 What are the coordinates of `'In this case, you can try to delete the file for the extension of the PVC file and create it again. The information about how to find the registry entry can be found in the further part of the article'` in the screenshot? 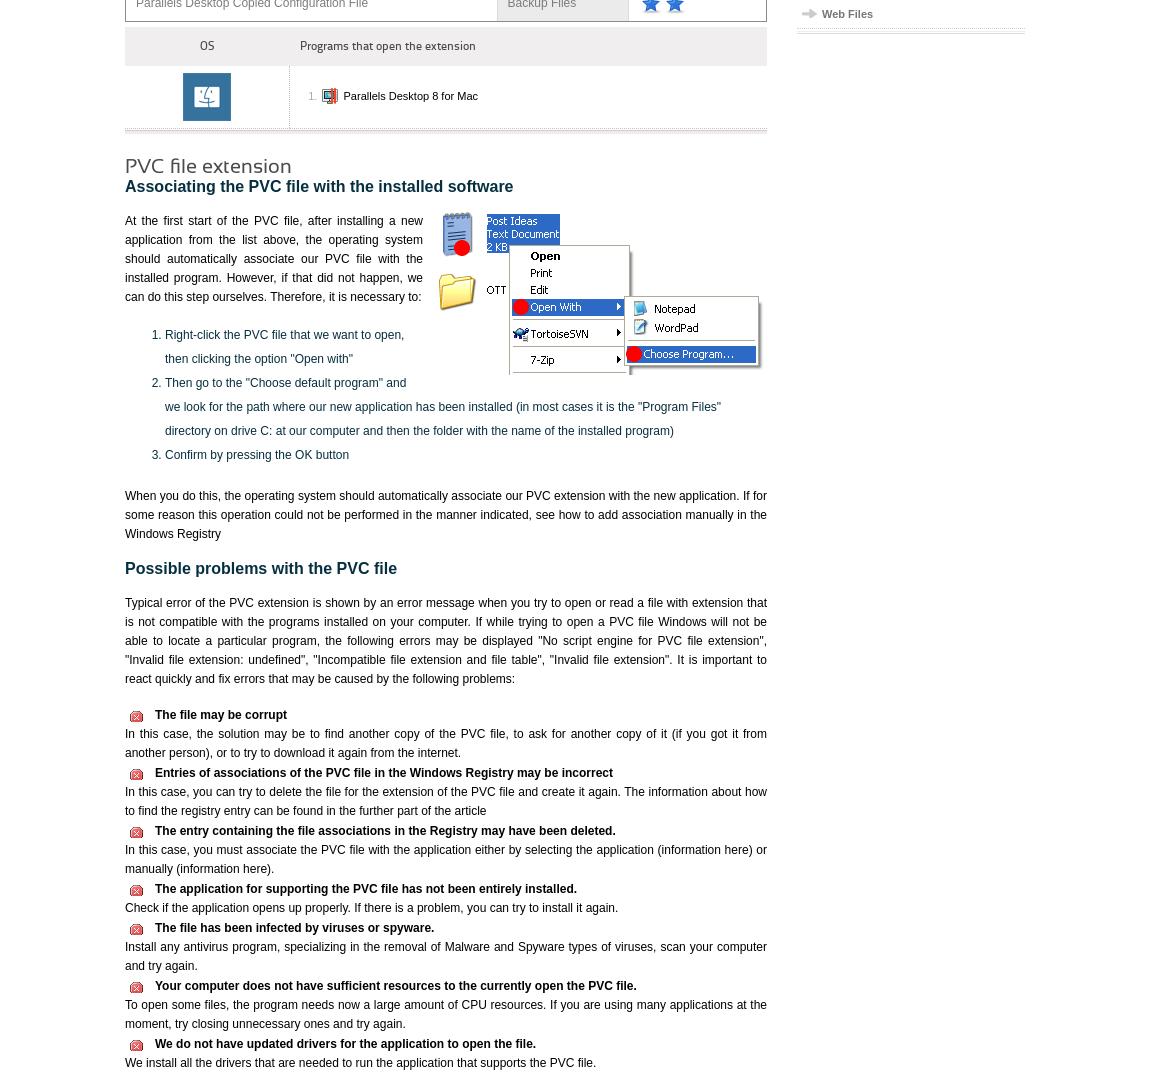 It's located at (445, 800).